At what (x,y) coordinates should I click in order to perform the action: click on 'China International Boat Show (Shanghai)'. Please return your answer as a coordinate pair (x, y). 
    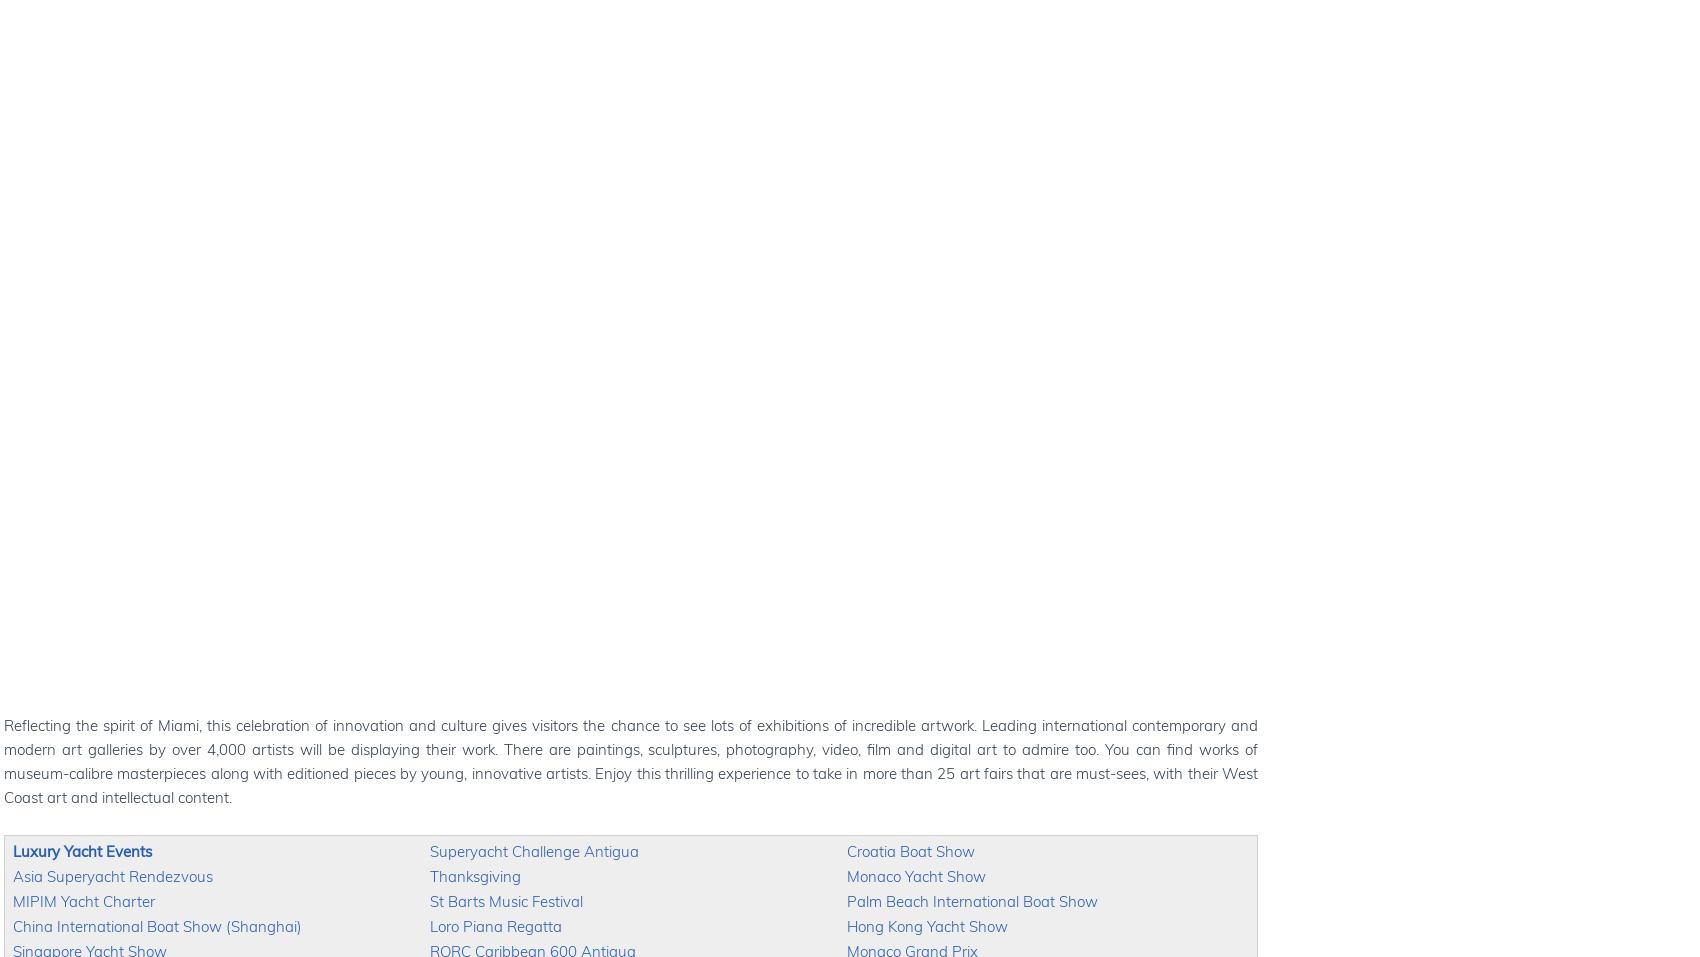
    Looking at the image, I should click on (156, 926).